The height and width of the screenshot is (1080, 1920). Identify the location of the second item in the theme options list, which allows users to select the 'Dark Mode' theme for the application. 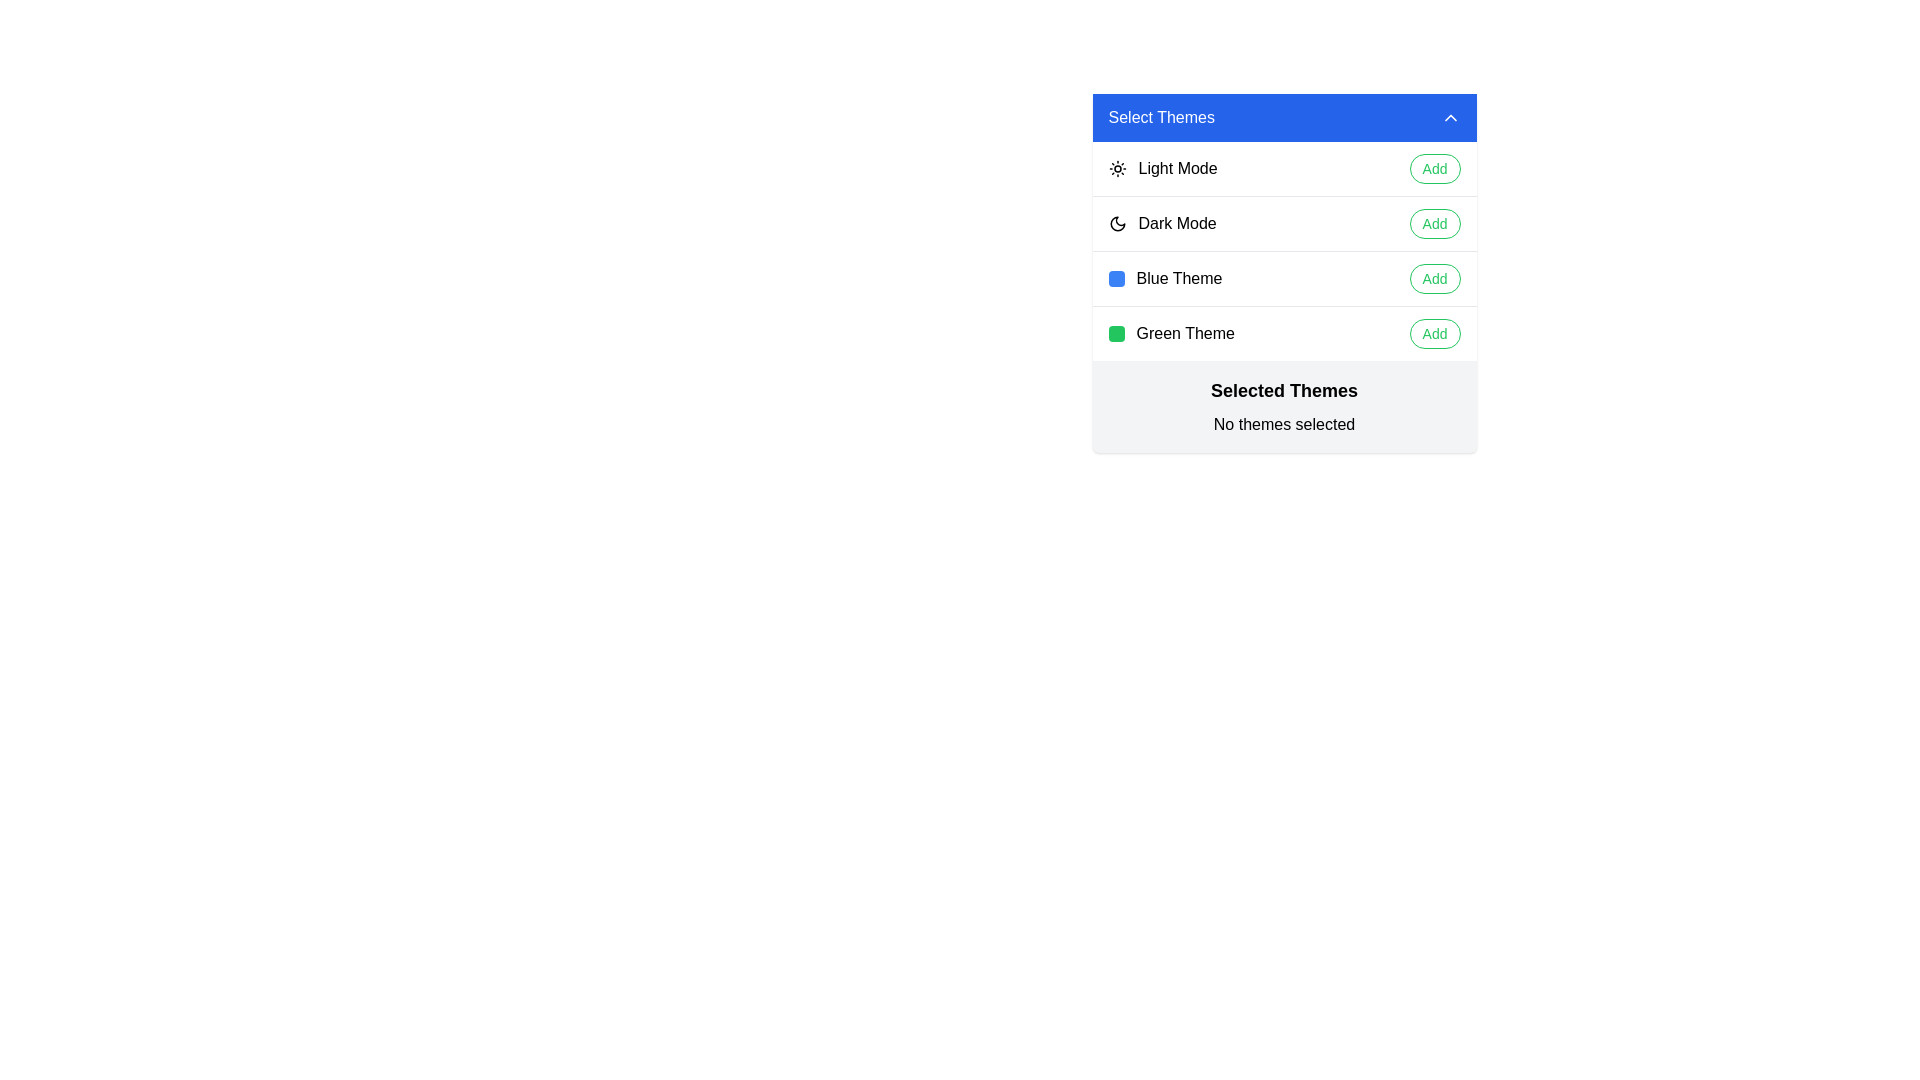
(1284, 223).